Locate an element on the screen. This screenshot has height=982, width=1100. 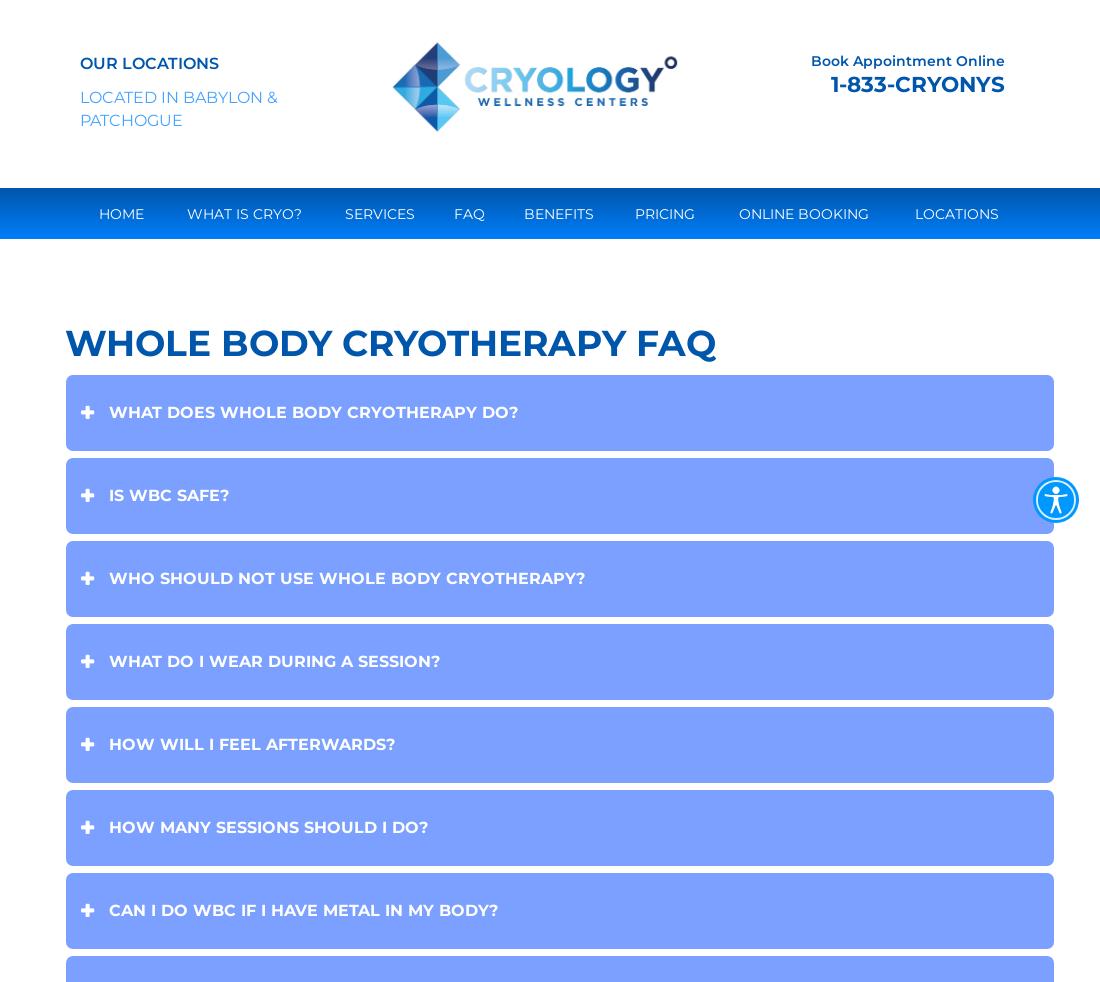
'Book Appointment Online' is located at coordinates (810, 59).